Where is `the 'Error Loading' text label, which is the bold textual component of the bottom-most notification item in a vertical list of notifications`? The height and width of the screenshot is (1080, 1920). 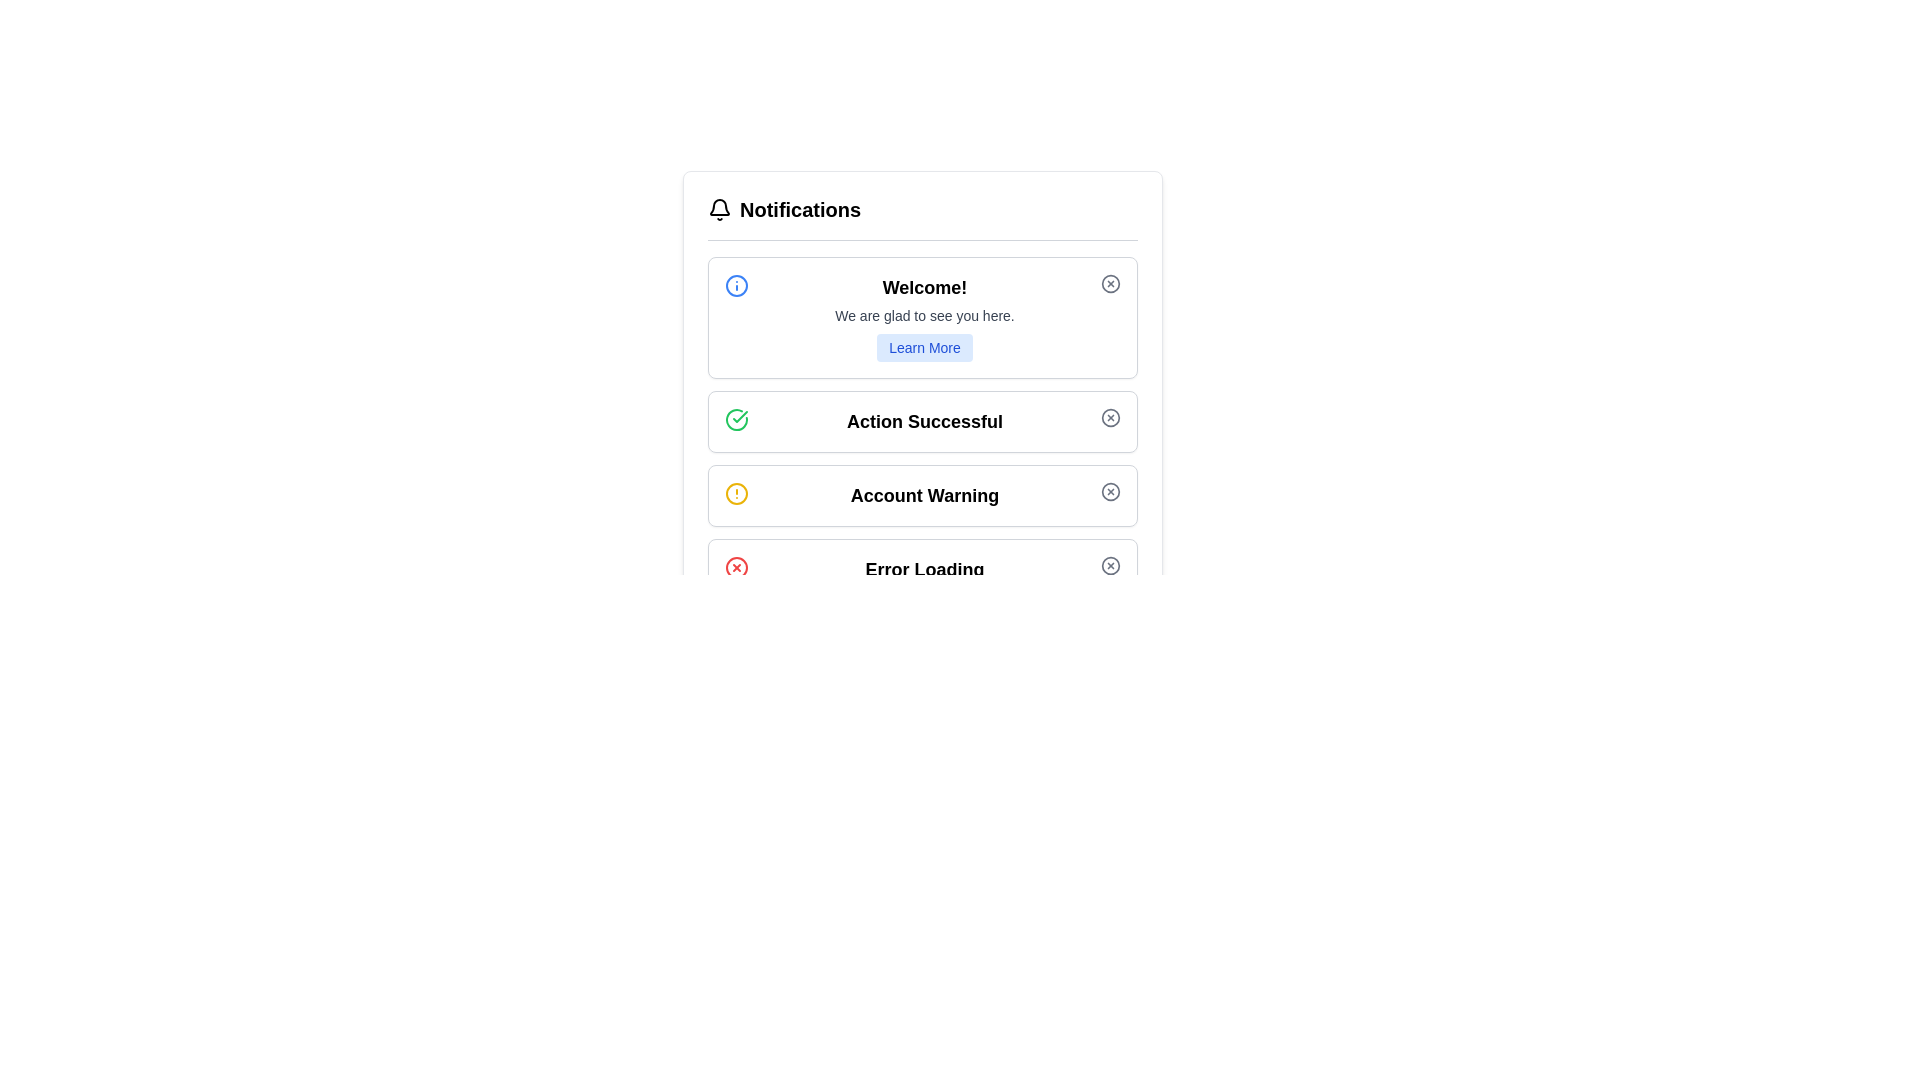
the 'Error Loading' text label, which is the bold textual component of the bottom-most notification item in a vertical list of notifications is located at coordinates (924, 570).